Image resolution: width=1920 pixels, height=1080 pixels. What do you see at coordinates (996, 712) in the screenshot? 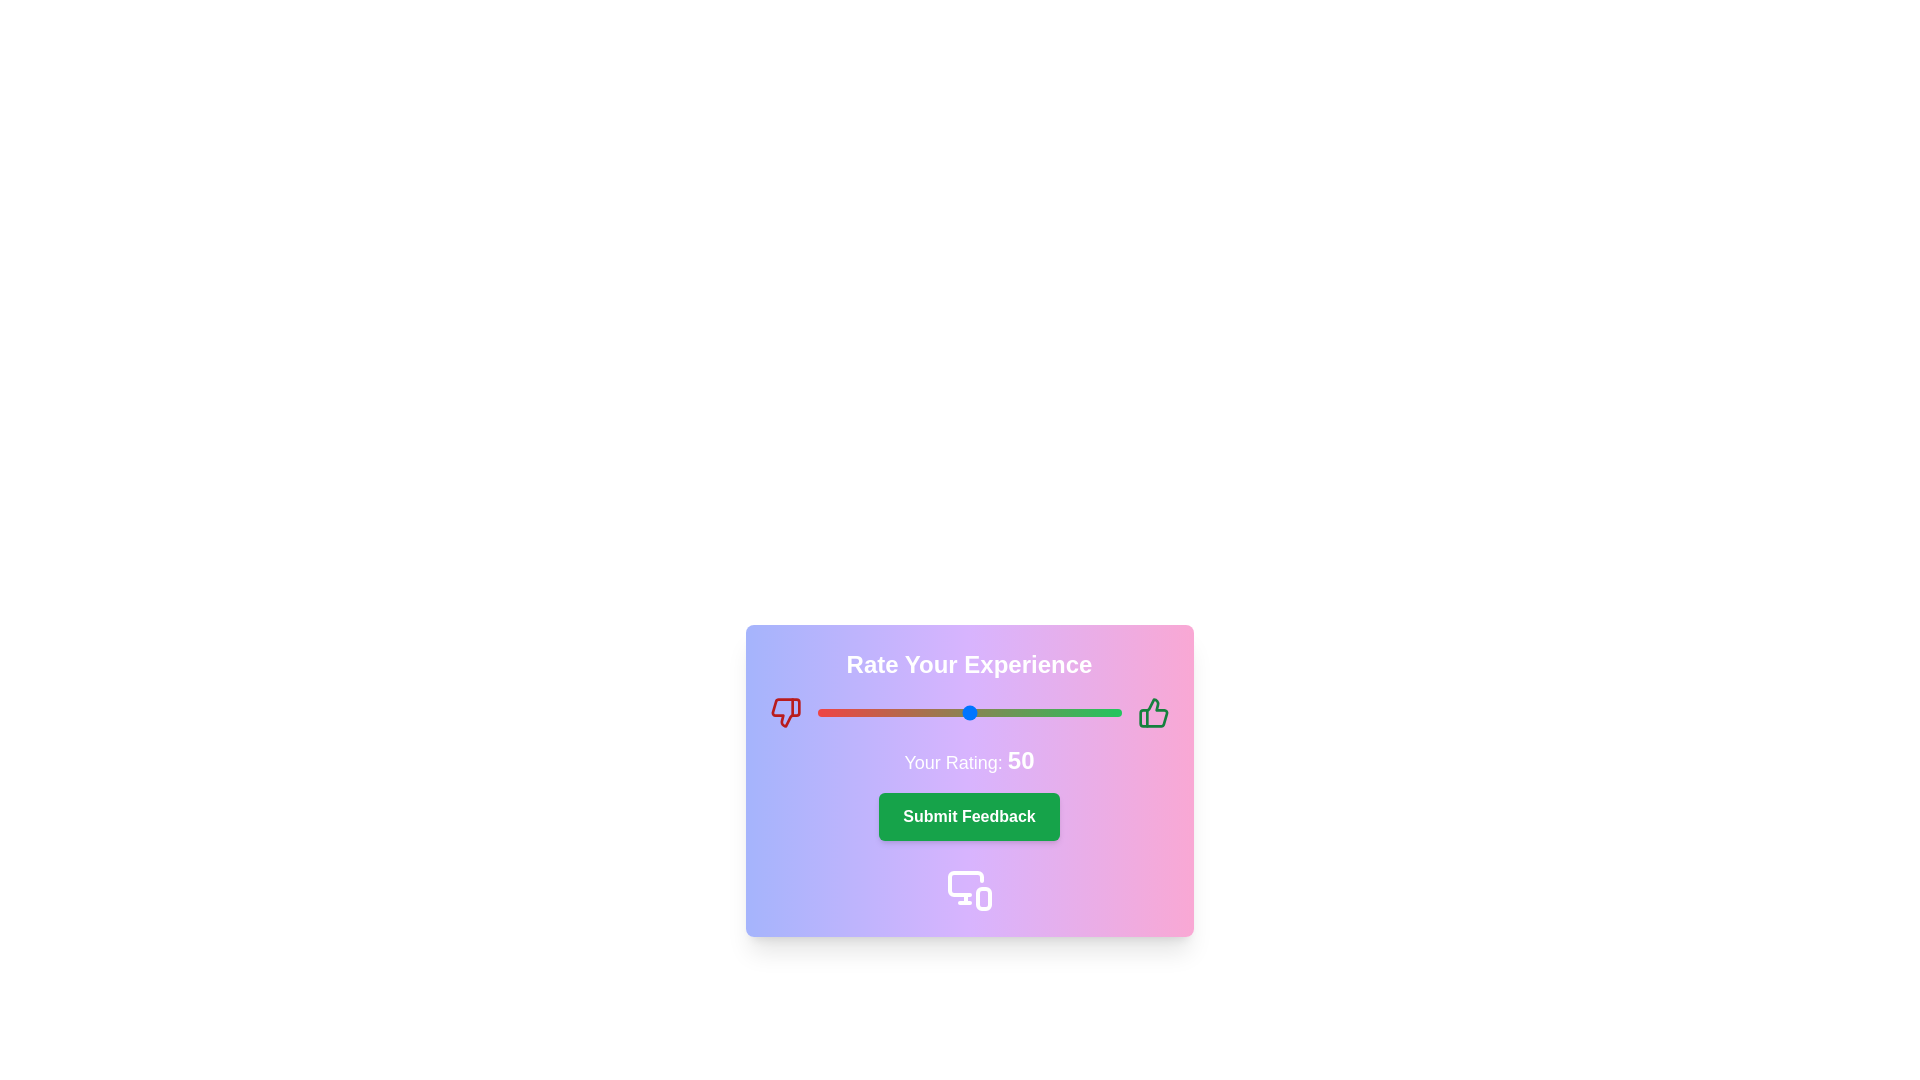
I see `the slider to a specific rating value, 59` at bounding box center [996, 712].